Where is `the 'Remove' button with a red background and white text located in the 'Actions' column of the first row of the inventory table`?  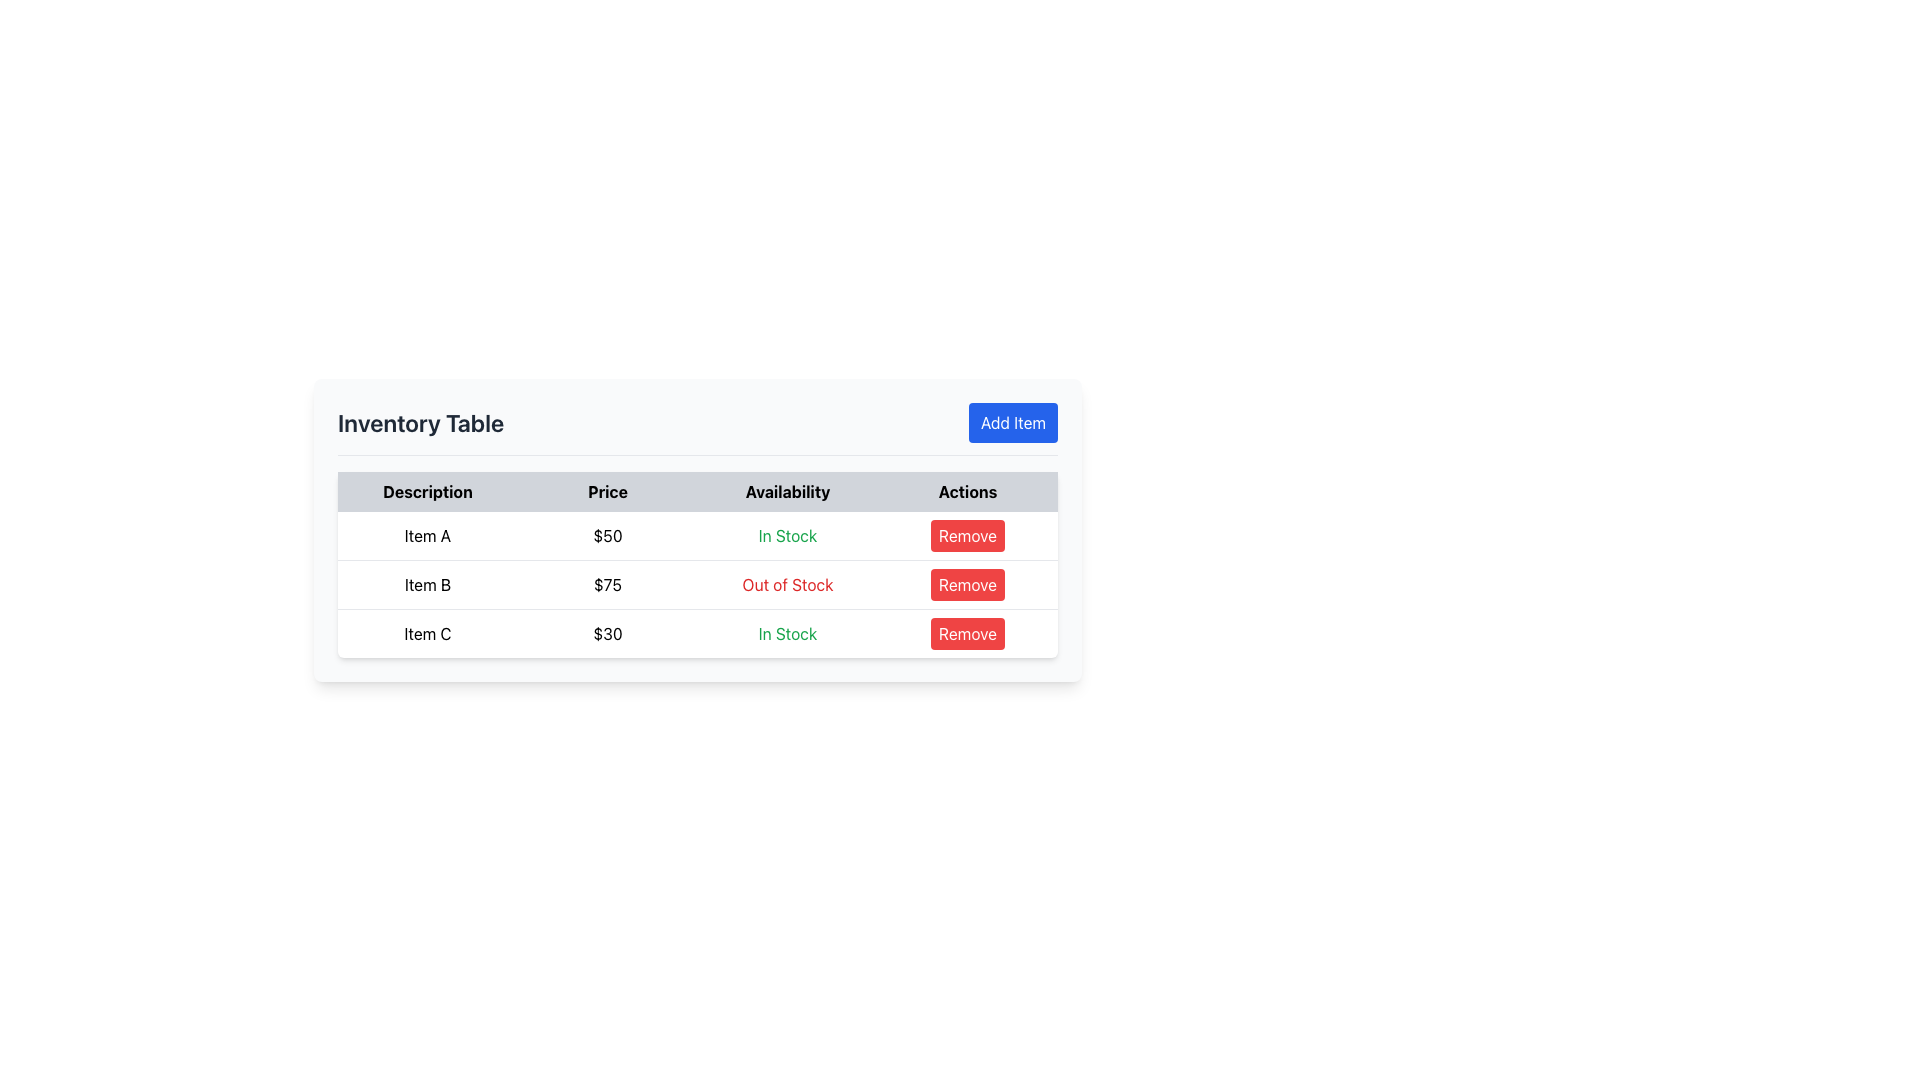
the 'Remove' button with a red background and white text located in the 'Actions' column of the first row of the inventory table is located at coordinates (968, 535).